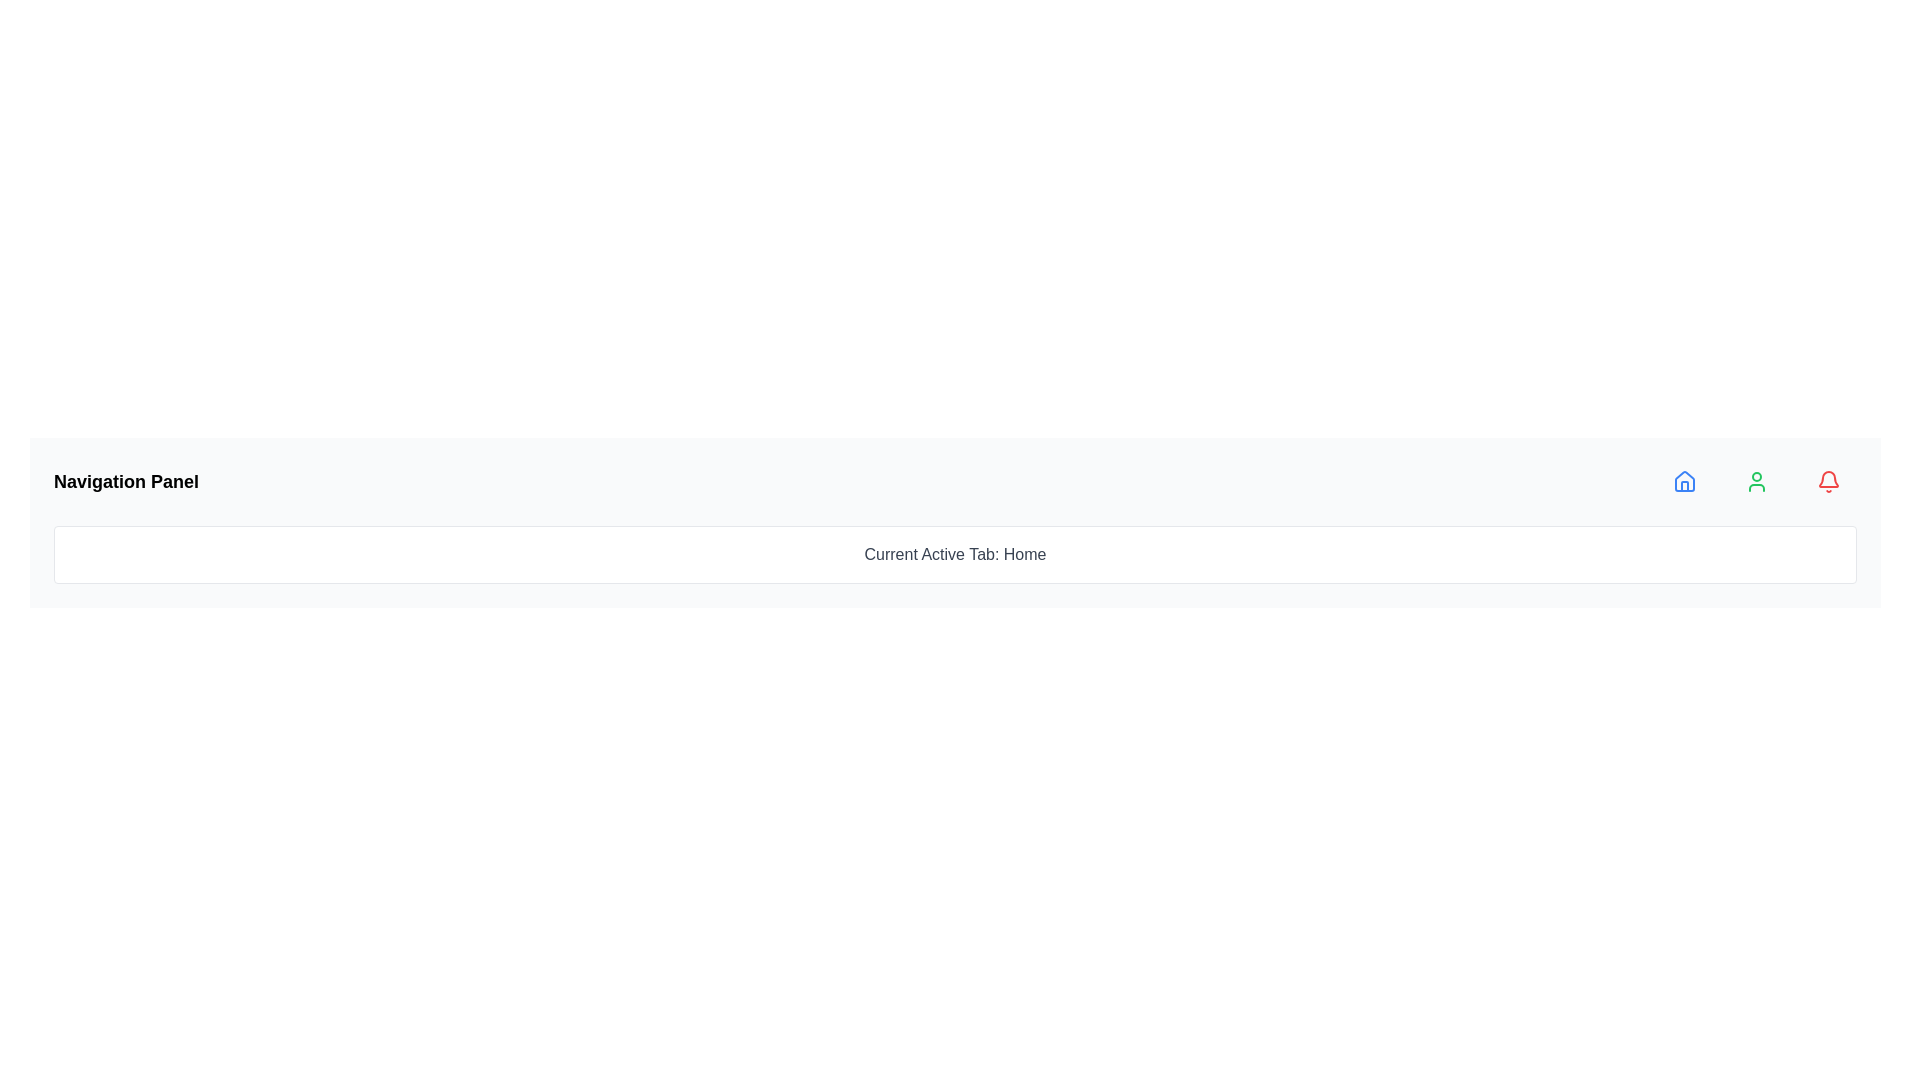 This screenshot has height=1080, width=1920. Describe the element at coordinates (1755, 482) in the screenshot. I see `the 'Profile' or 'User Account' button located in the upper-right corner of the interface, which is the second button from the right between the bell icon button and the home icon button` at that location.